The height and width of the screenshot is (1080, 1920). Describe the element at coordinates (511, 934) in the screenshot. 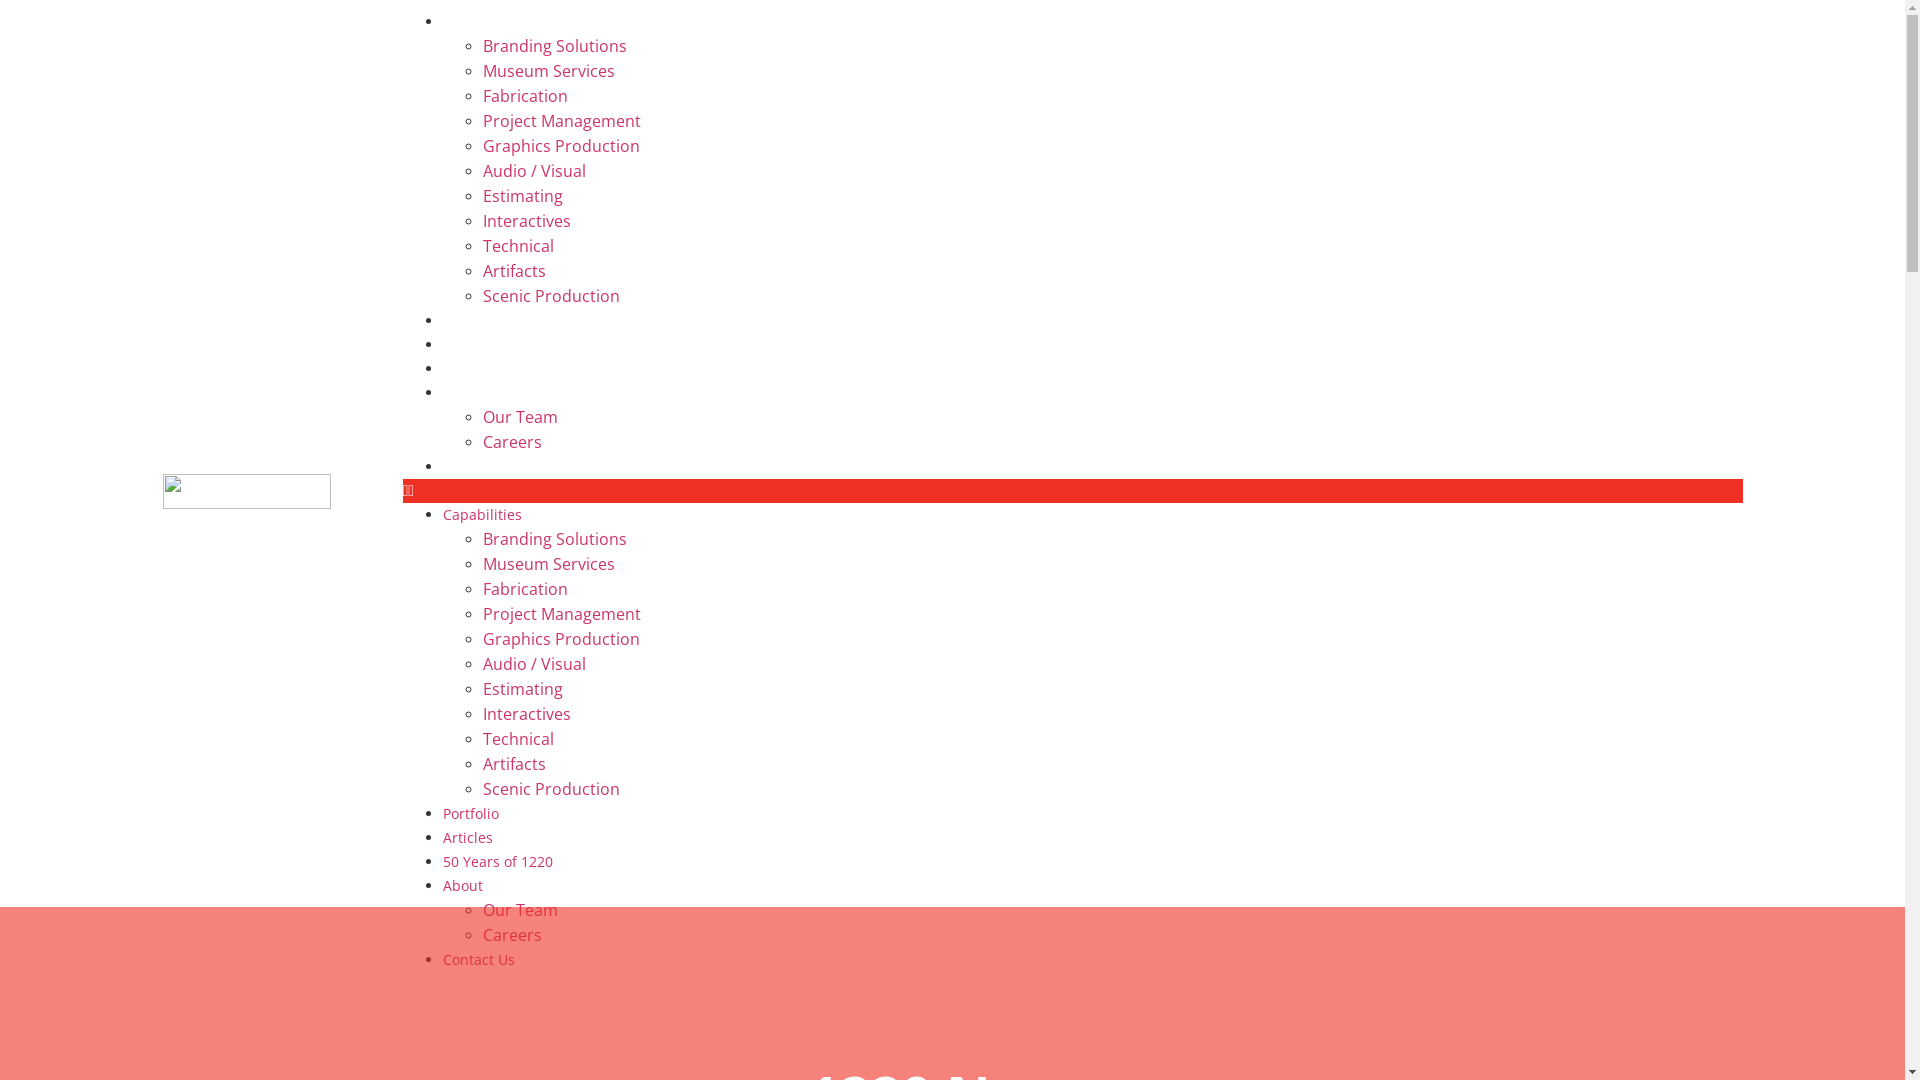

I see `'Careers'` at that location.